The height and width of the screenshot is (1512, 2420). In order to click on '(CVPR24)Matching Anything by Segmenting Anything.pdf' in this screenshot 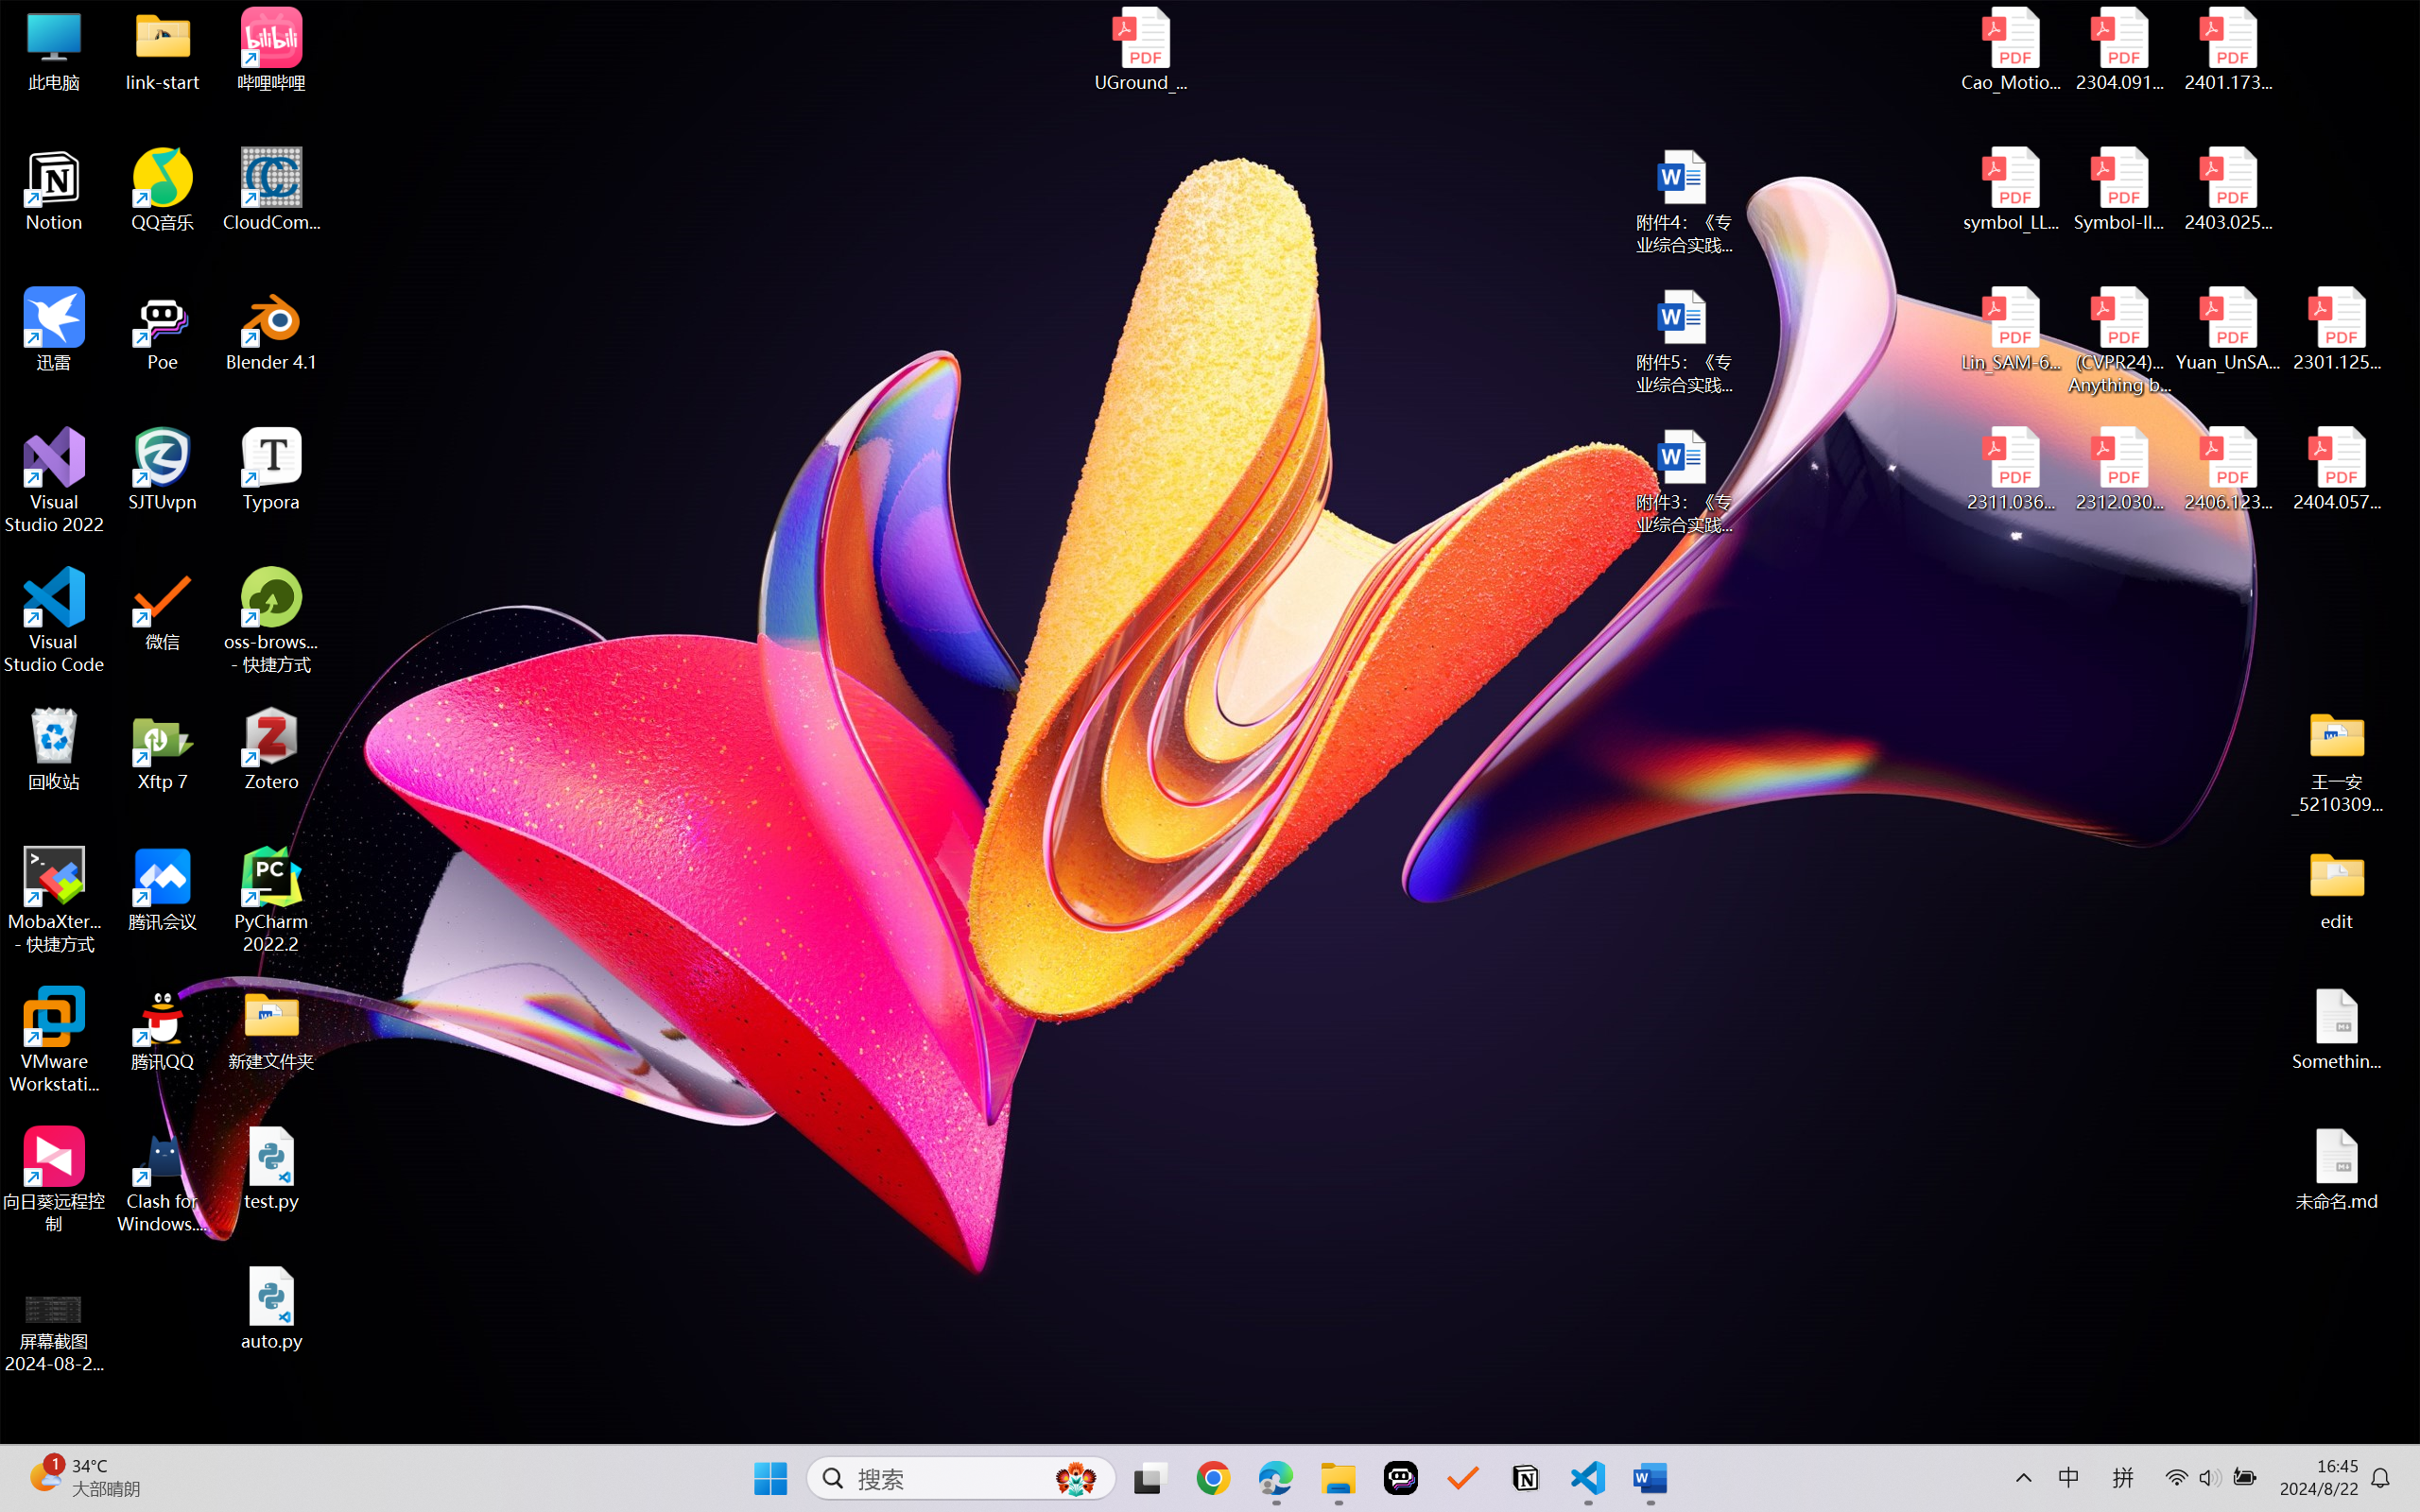, I will do `click(2118, 340)`.